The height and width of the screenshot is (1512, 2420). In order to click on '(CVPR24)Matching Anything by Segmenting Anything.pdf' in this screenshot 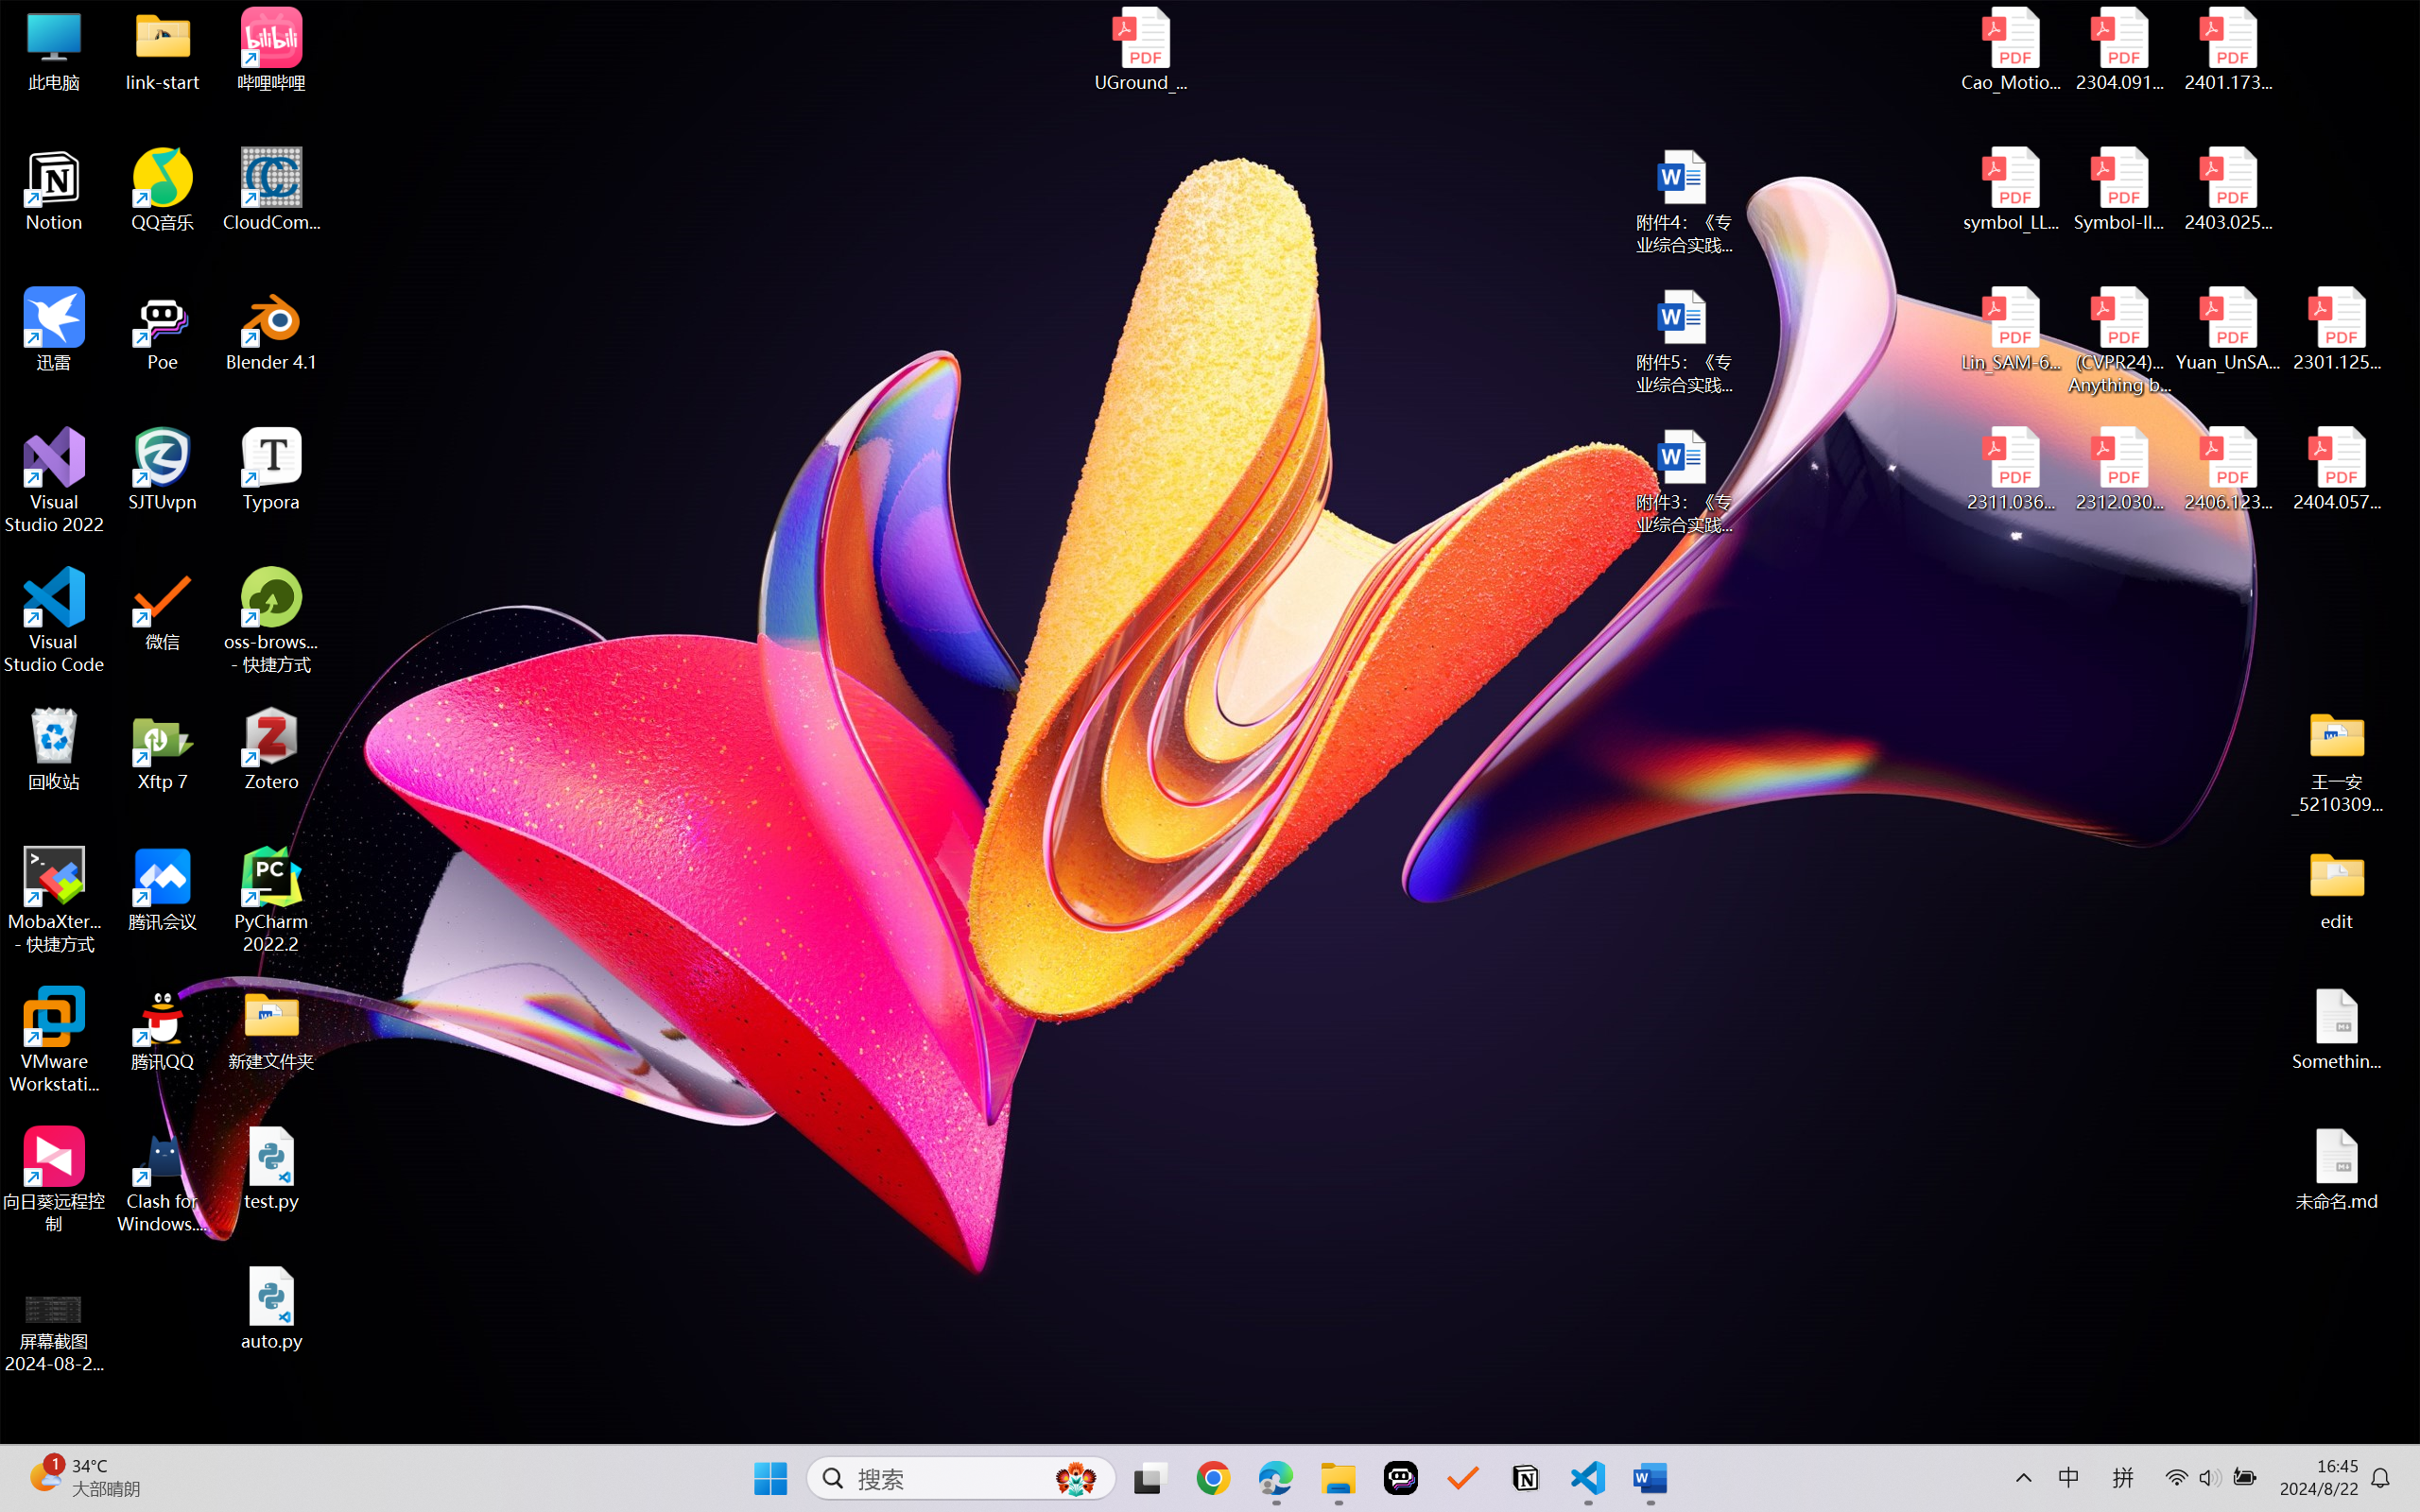, I will do `click(2118, 340)`.